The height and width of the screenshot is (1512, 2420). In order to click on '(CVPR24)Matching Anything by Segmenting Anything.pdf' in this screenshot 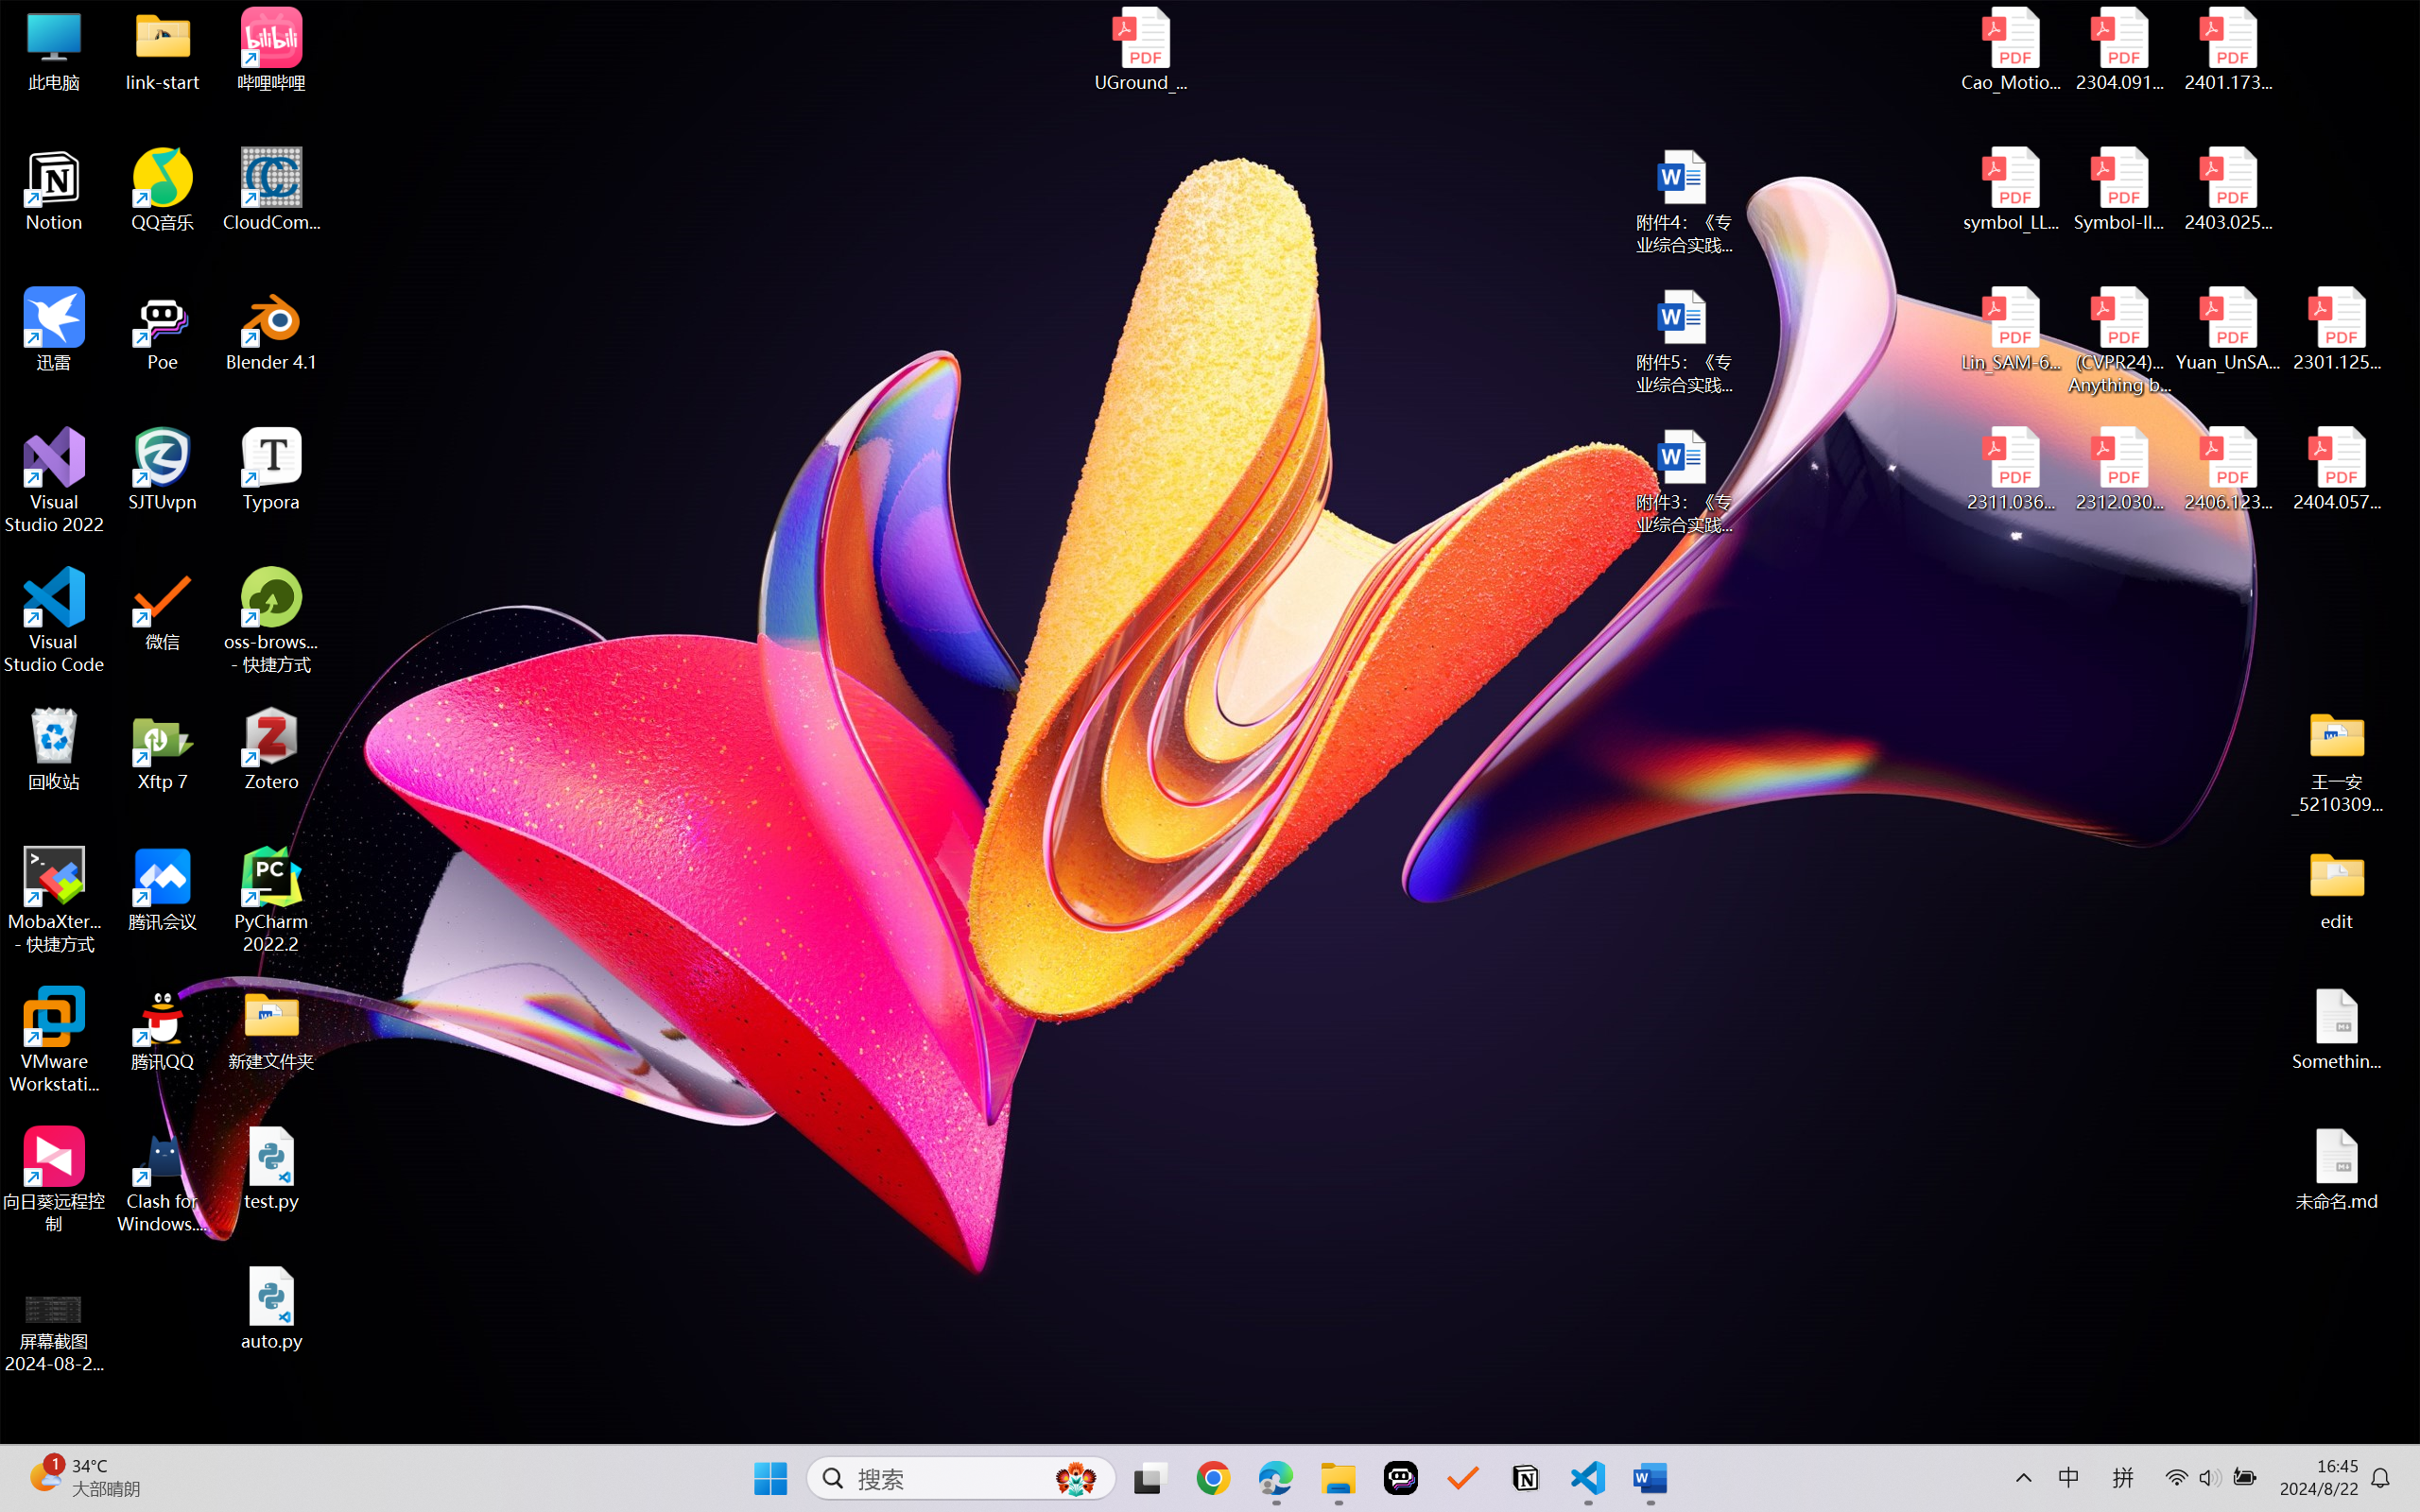, I will do `click(2118, 340)`.